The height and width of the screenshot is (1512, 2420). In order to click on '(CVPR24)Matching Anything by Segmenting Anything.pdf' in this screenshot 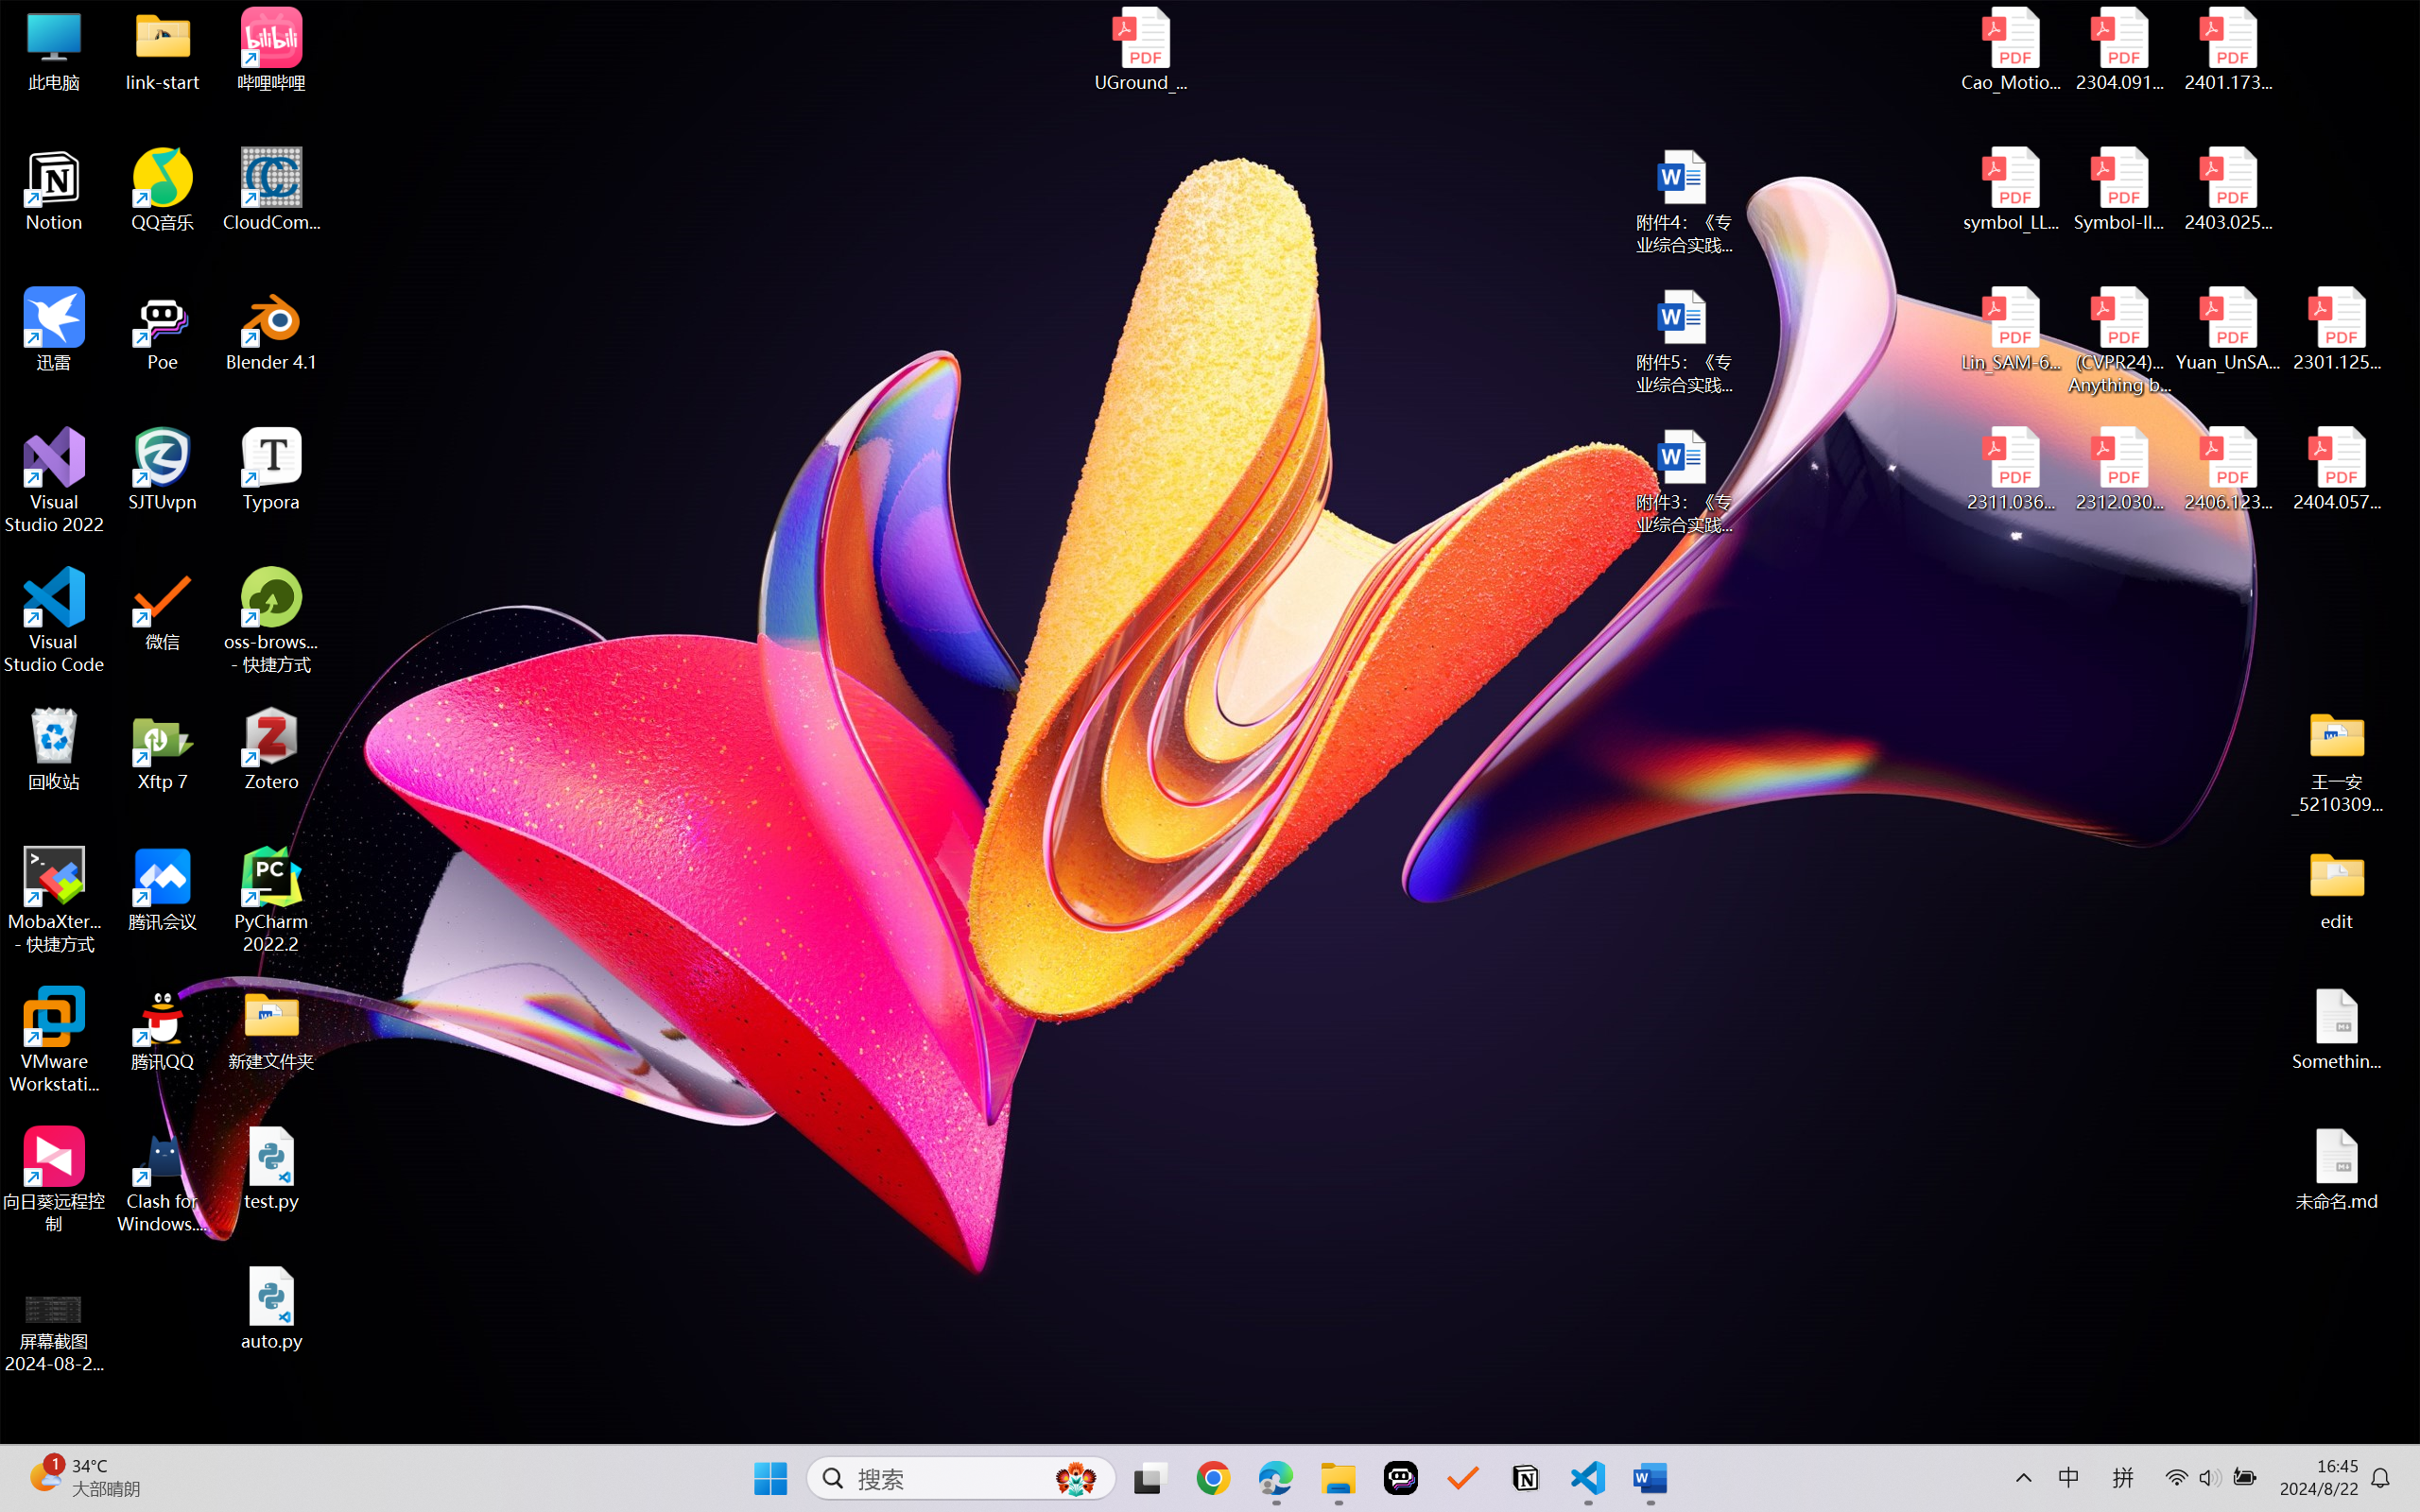, I will do `click(2118, 340)`.